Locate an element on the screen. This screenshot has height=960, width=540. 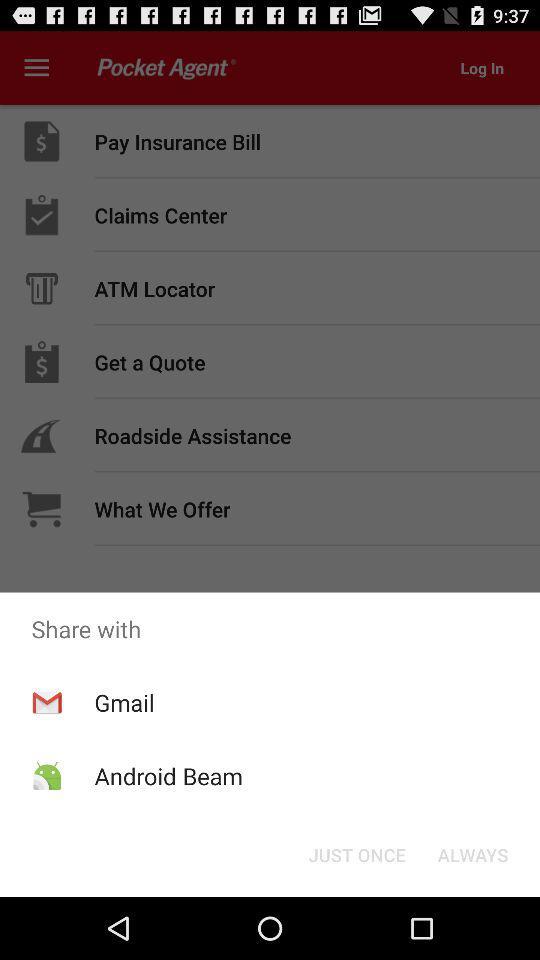
the app below the share with is located at coordinates (356, 853).